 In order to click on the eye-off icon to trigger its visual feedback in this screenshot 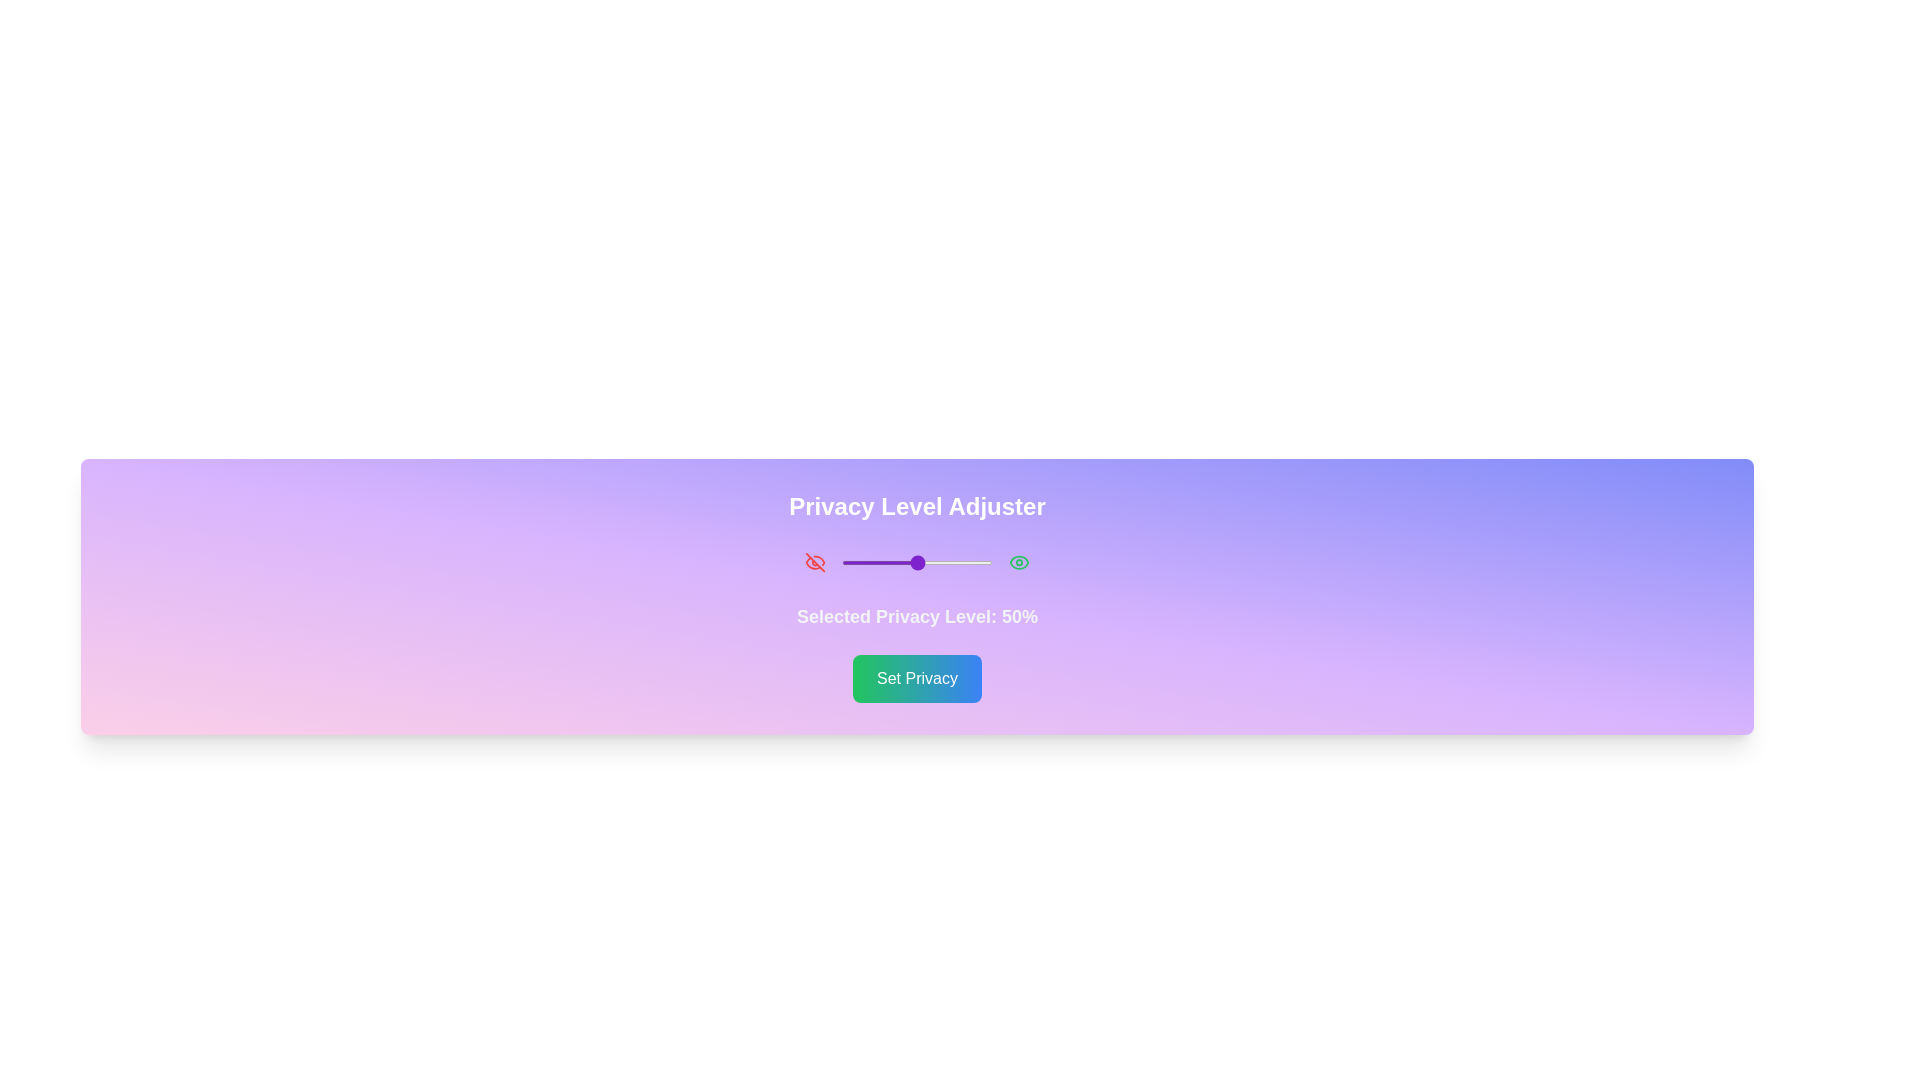, I will do `click(815, 563)`.